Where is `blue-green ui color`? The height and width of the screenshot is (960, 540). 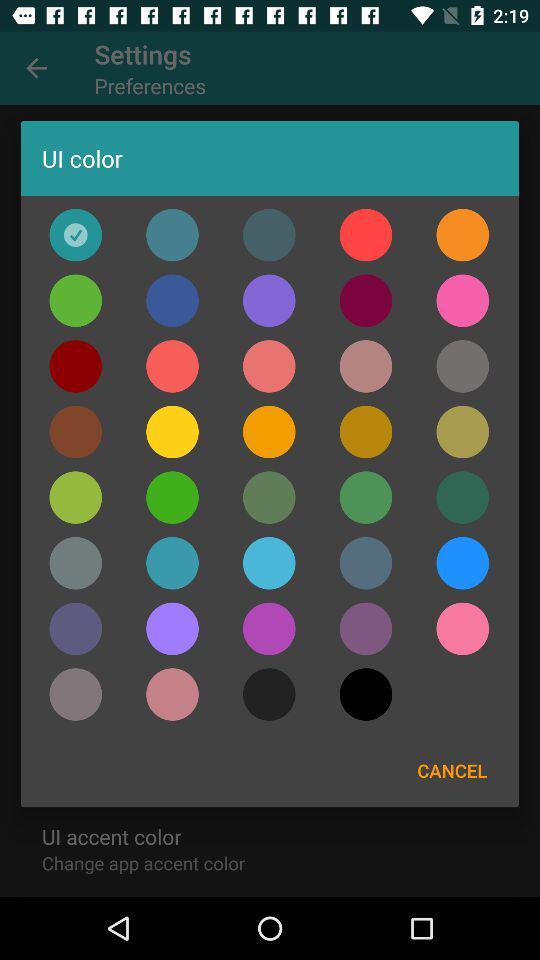 blue-green ui color is located at coordinates (365, 496).